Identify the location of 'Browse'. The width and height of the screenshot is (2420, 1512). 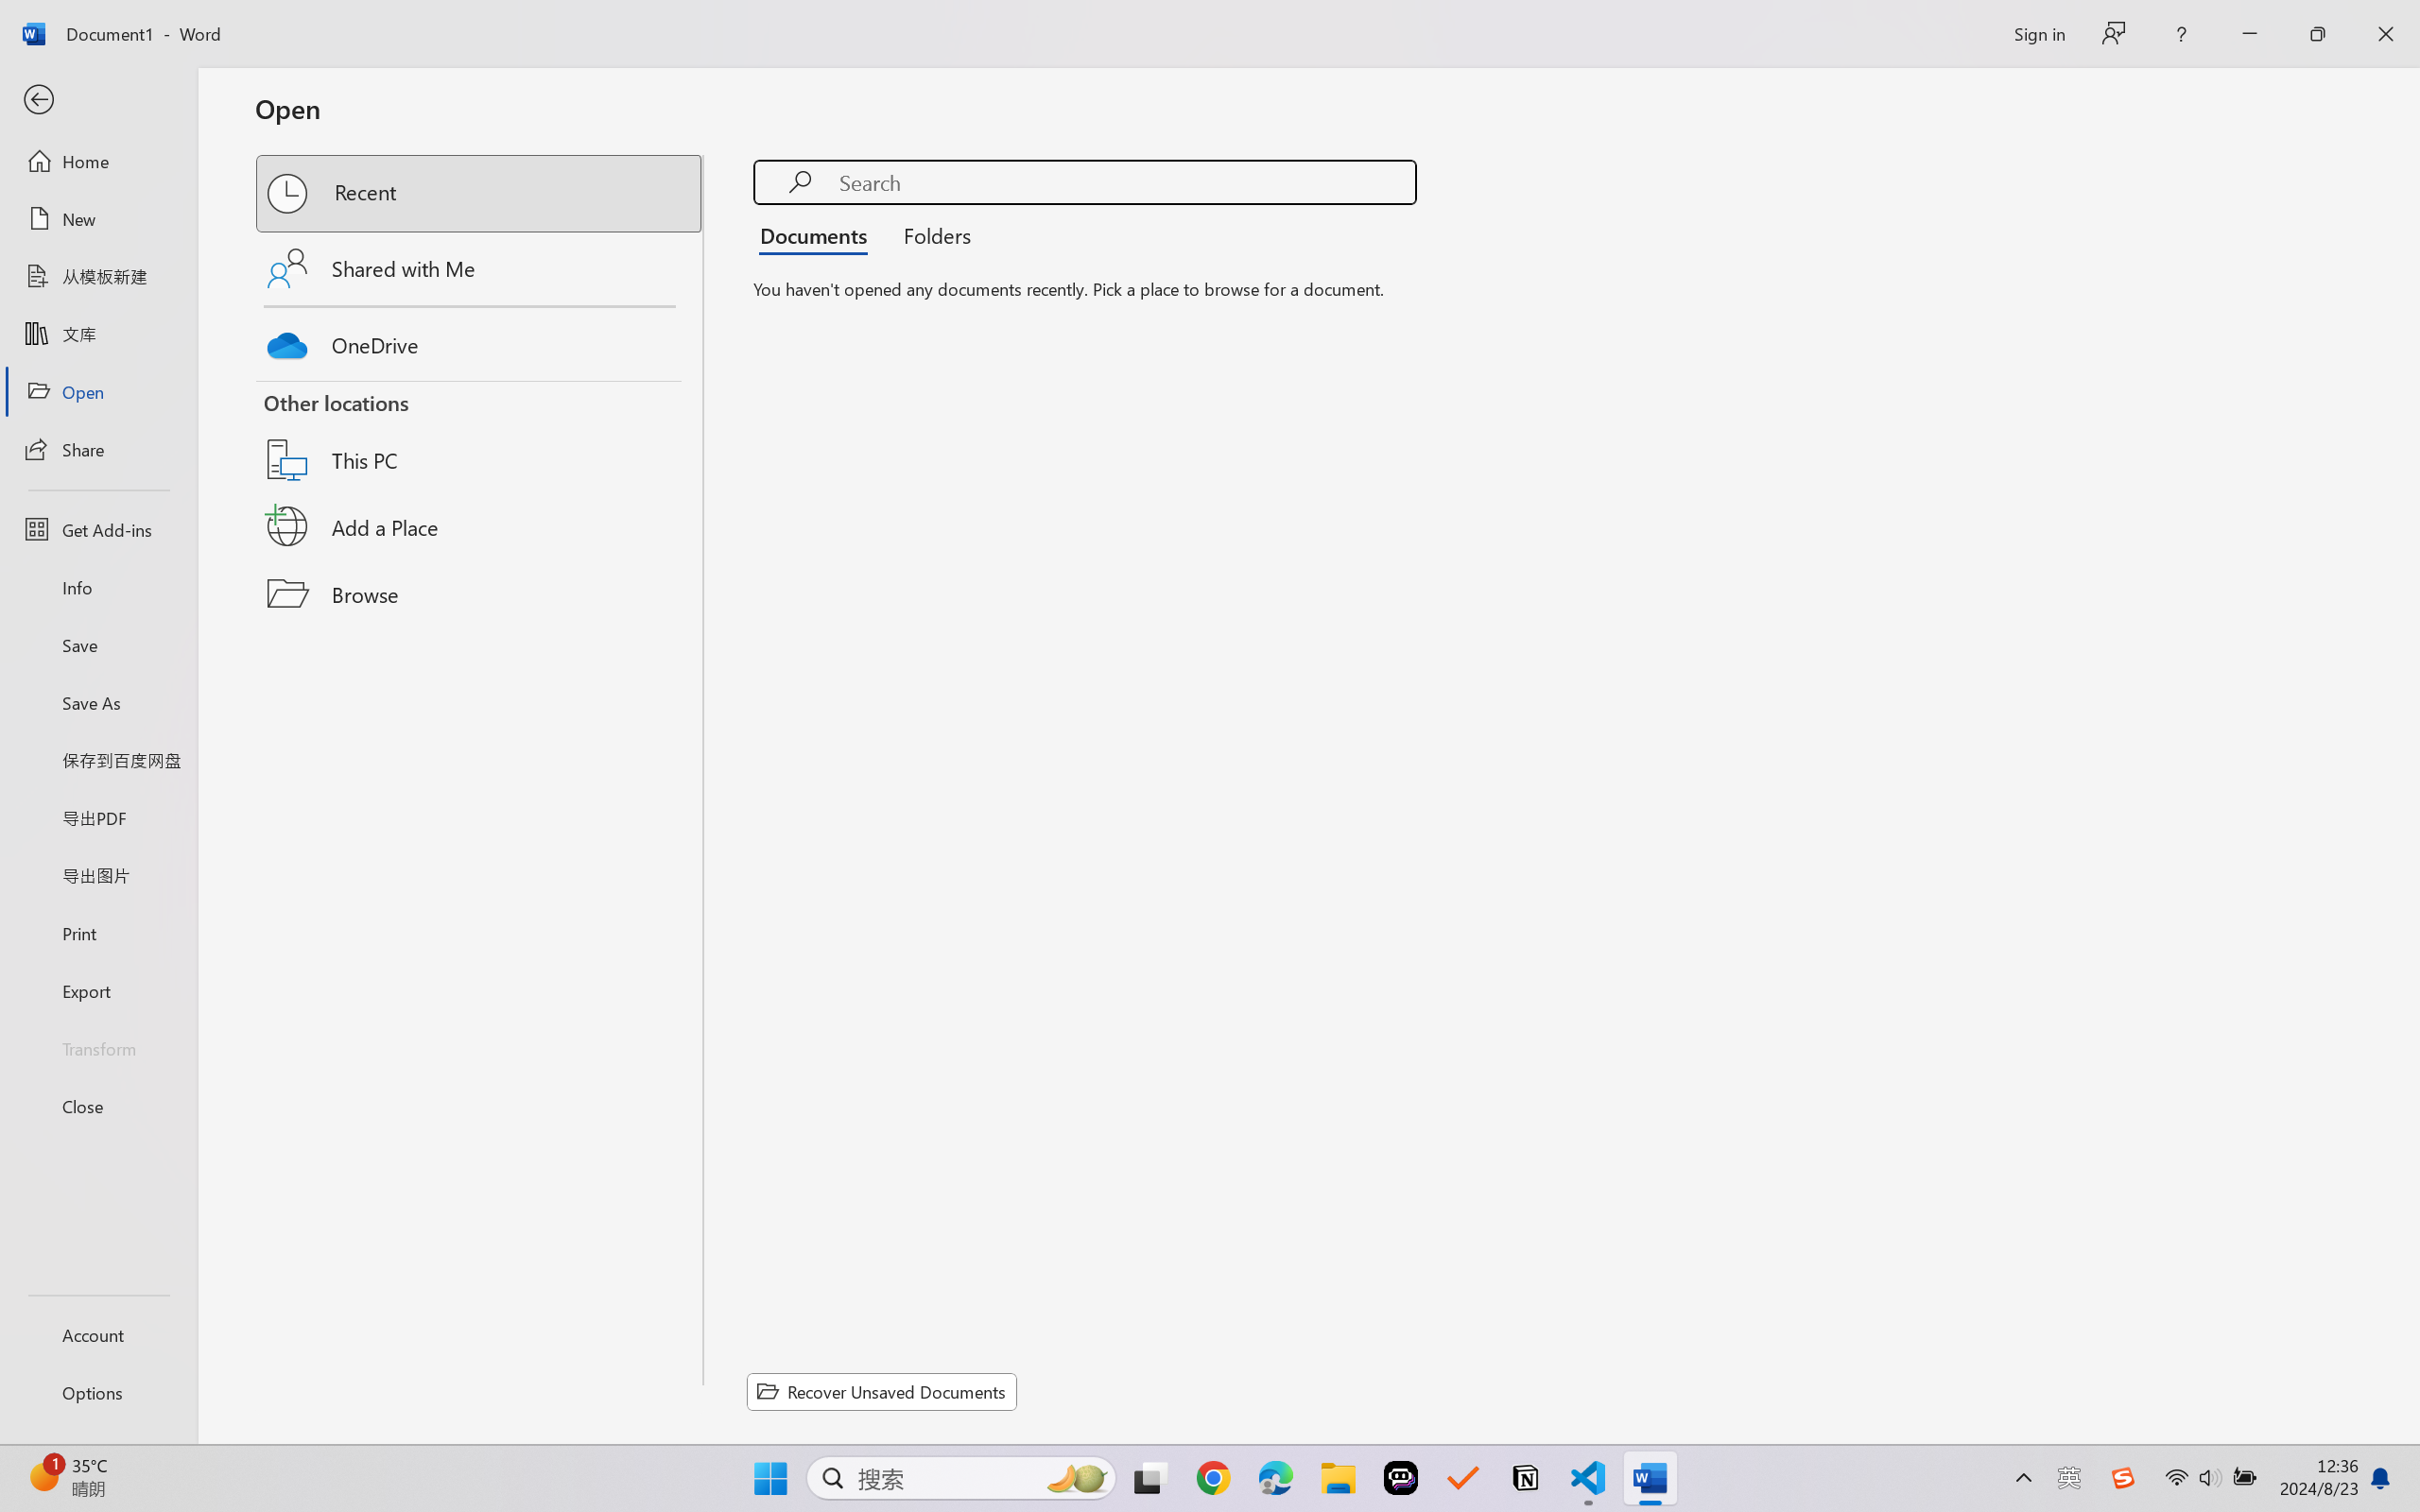
(480, 593).